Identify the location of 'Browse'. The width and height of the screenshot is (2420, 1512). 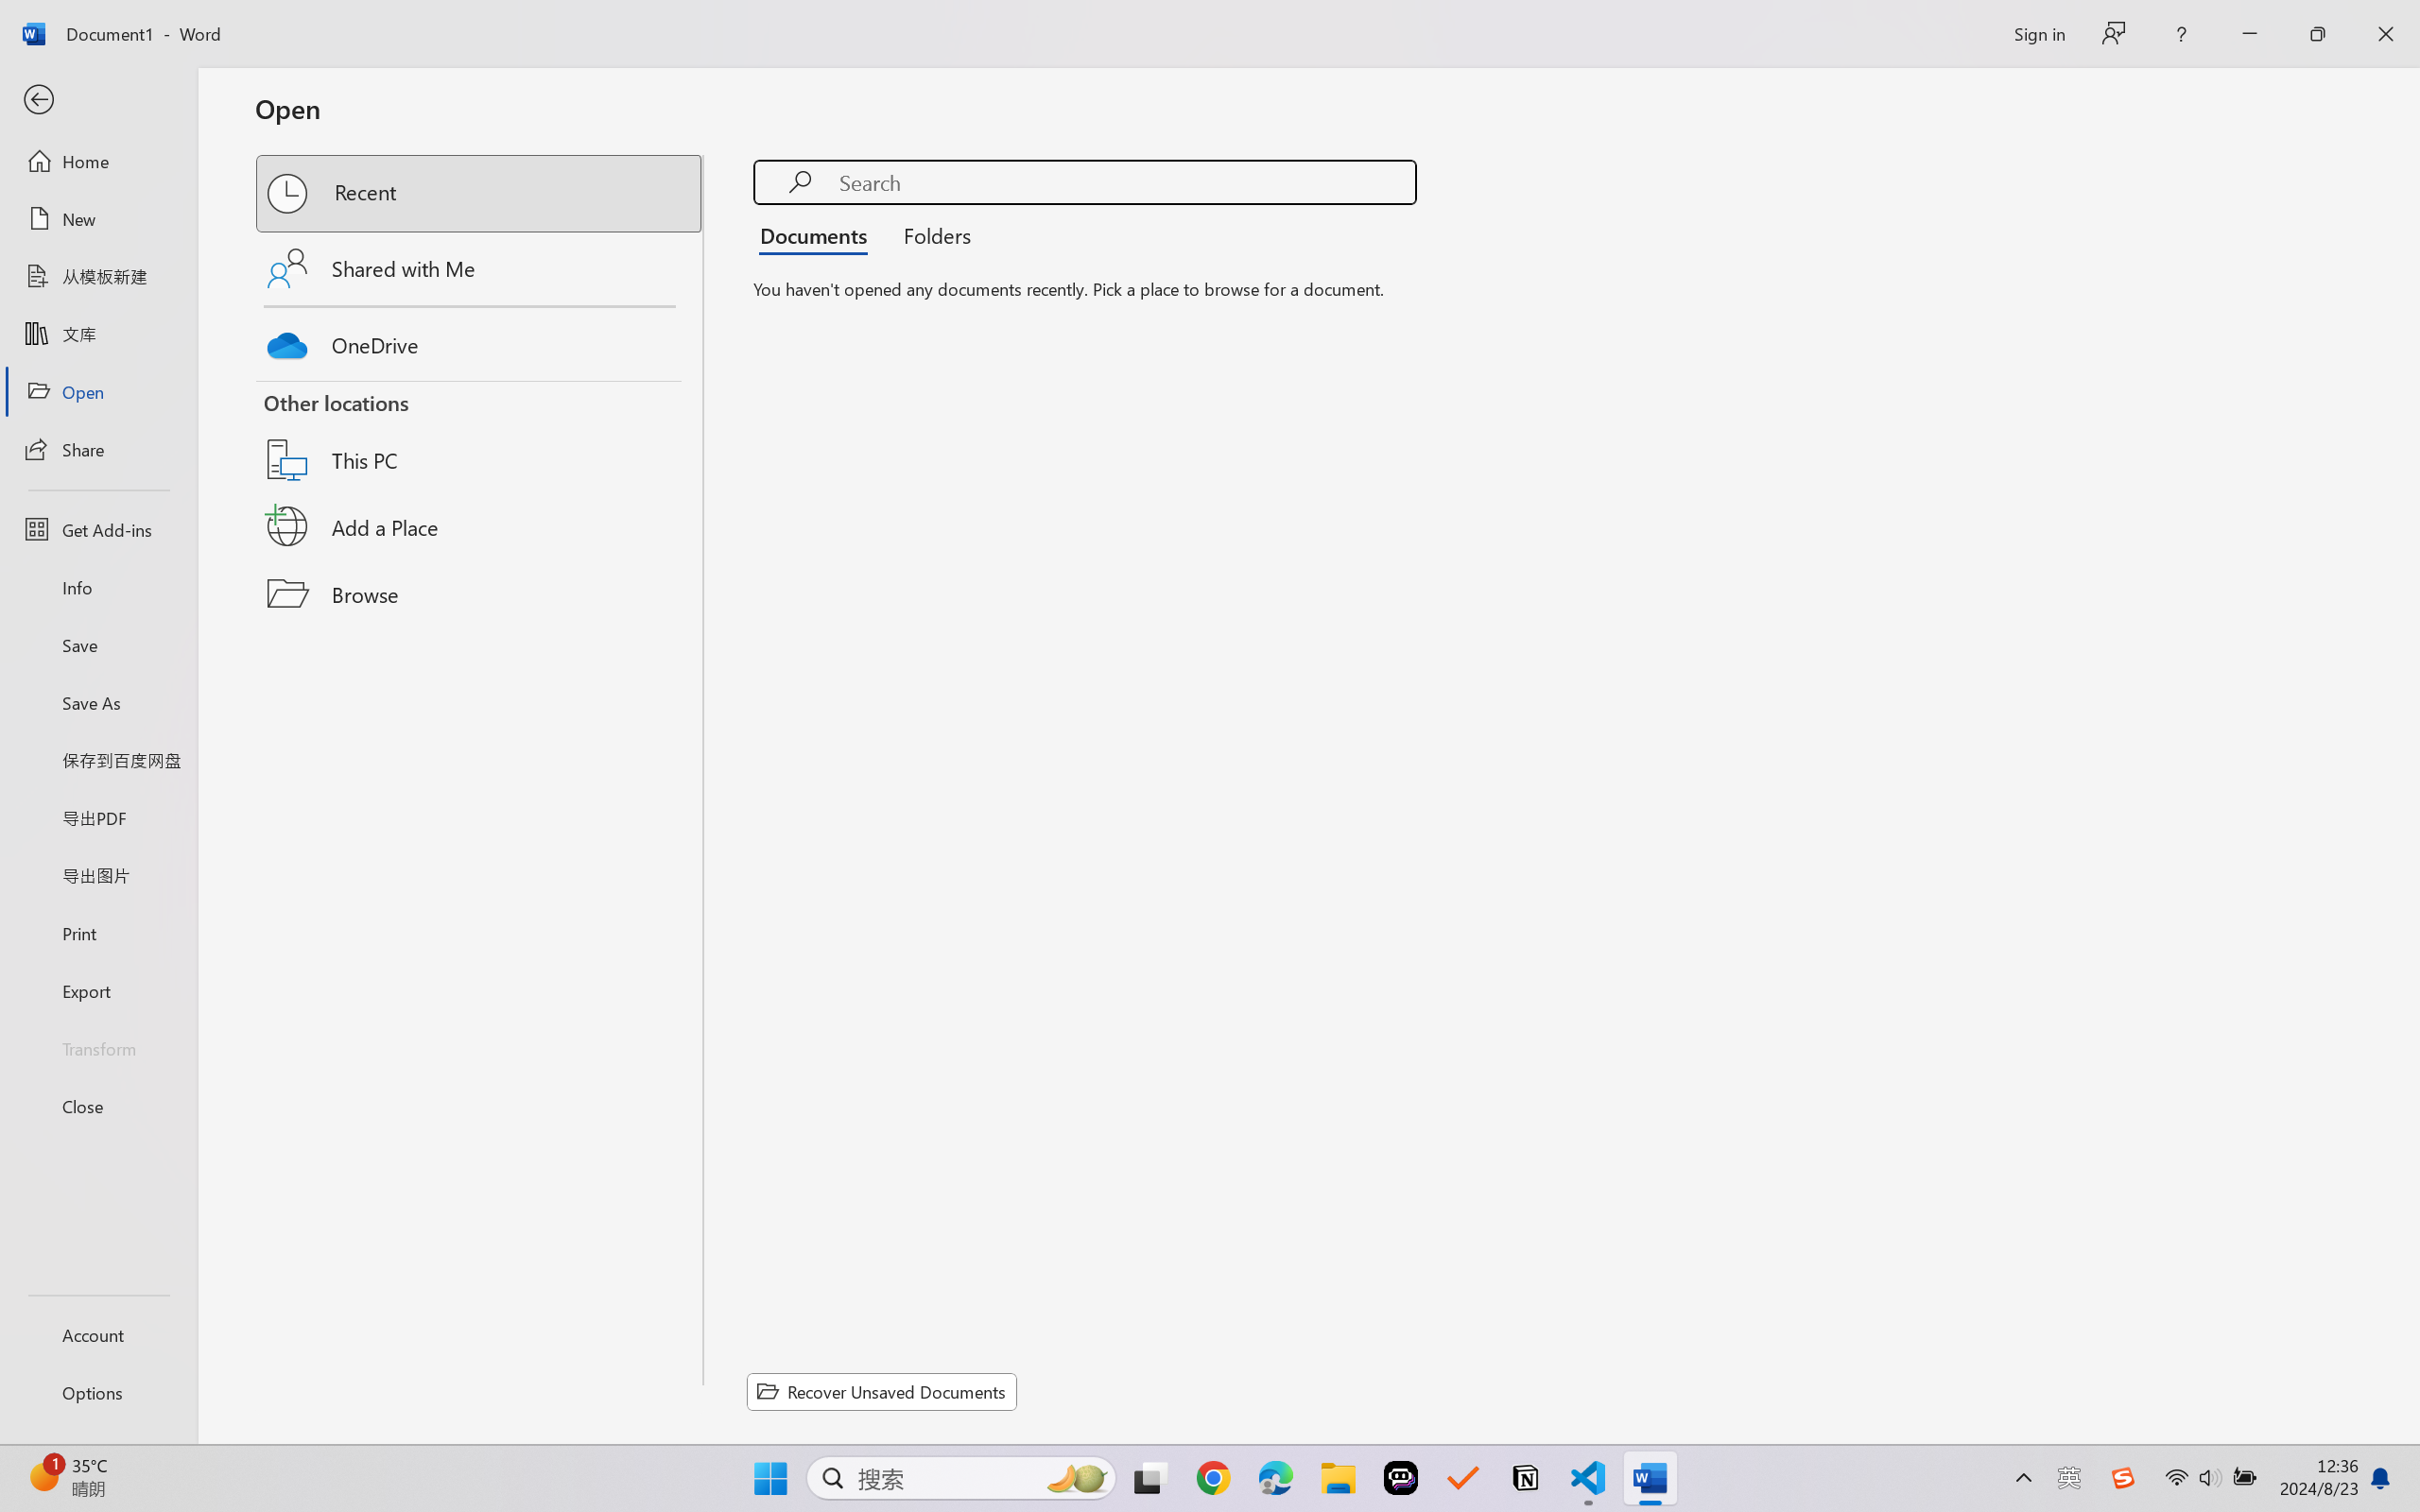
(480, 593).